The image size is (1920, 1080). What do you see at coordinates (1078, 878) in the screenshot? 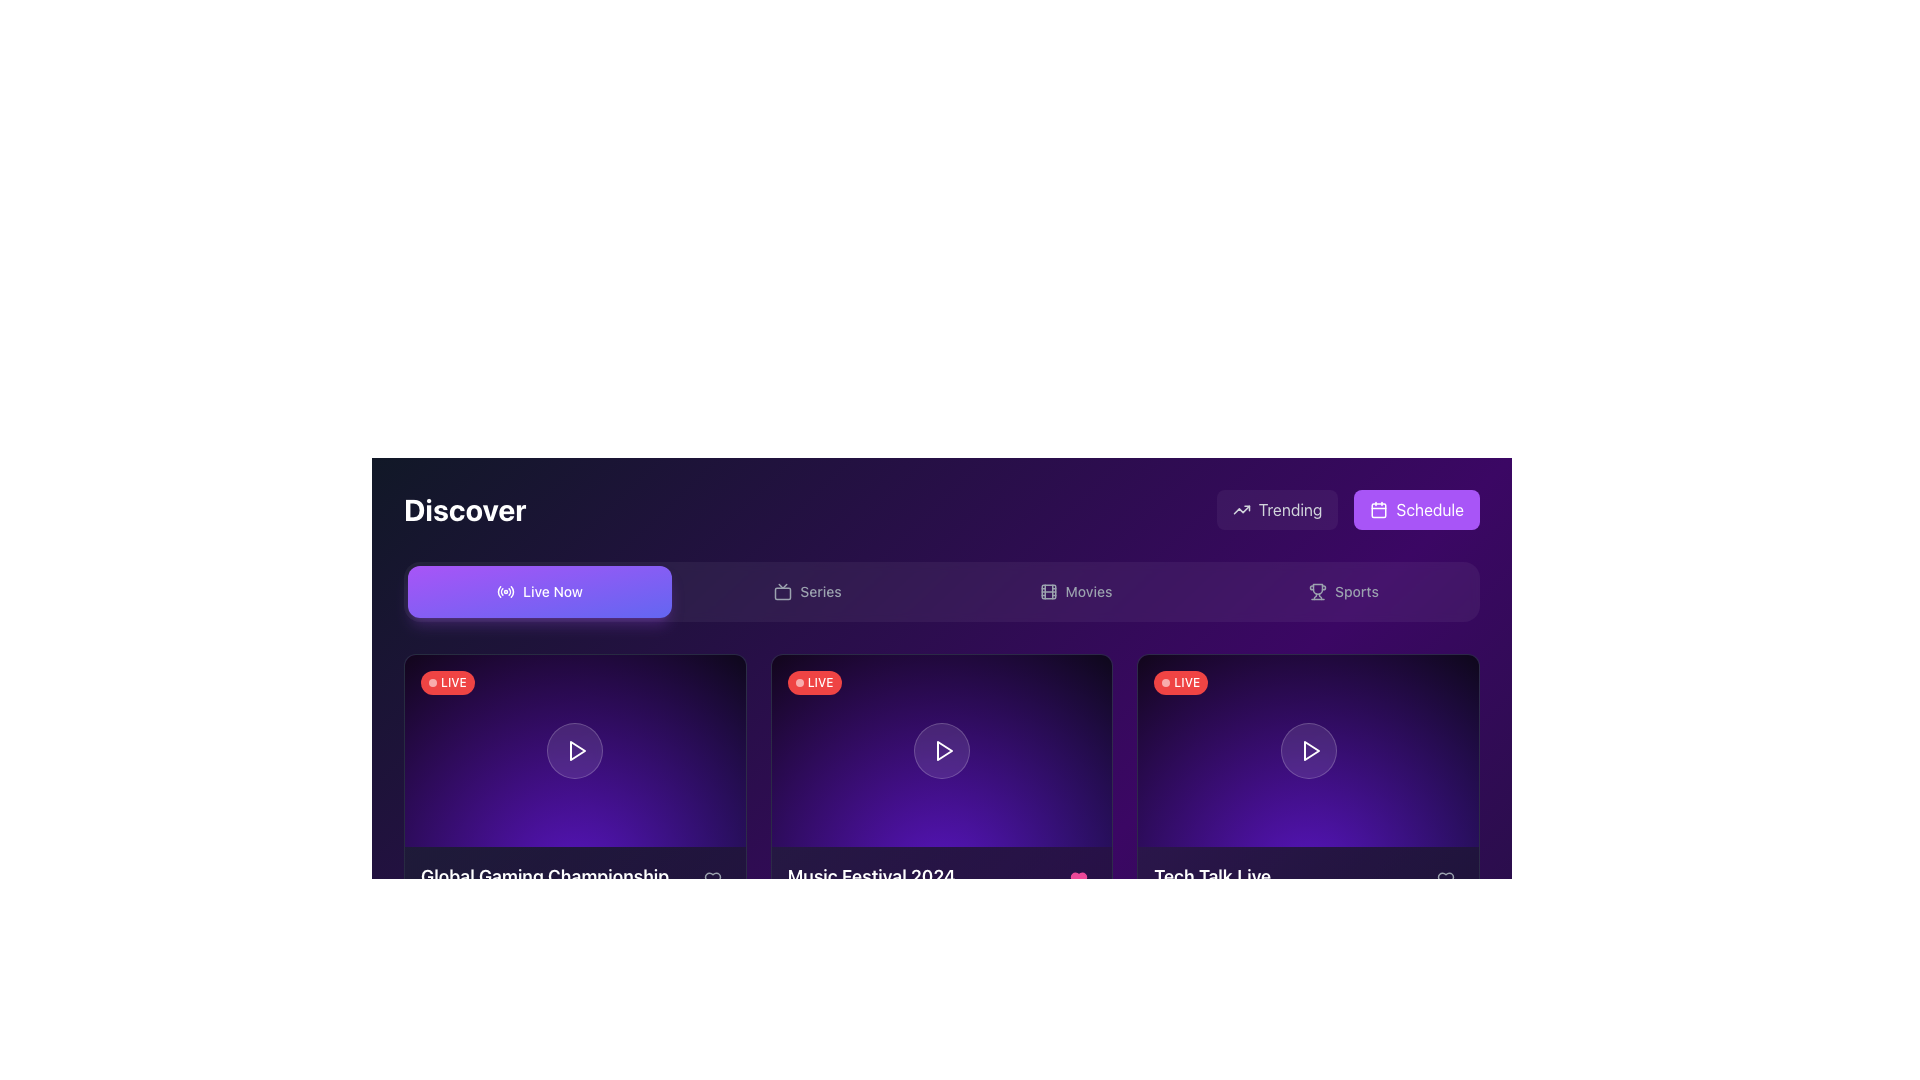
I see `the pink heart-shaped icon button representing 'like' or 'favorite'` at bounding box center [1078, 878].